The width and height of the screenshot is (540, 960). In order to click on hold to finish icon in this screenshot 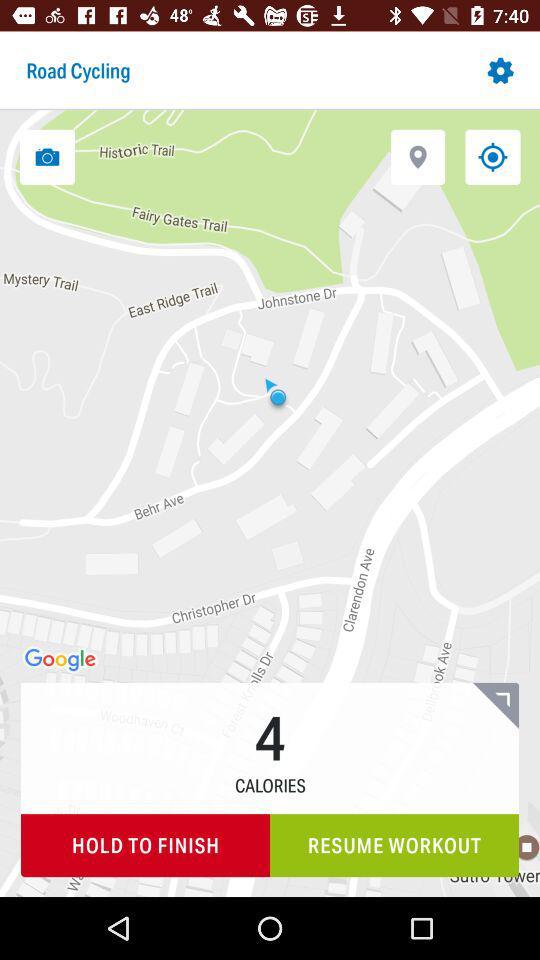, I will do `click(144, 844)`.